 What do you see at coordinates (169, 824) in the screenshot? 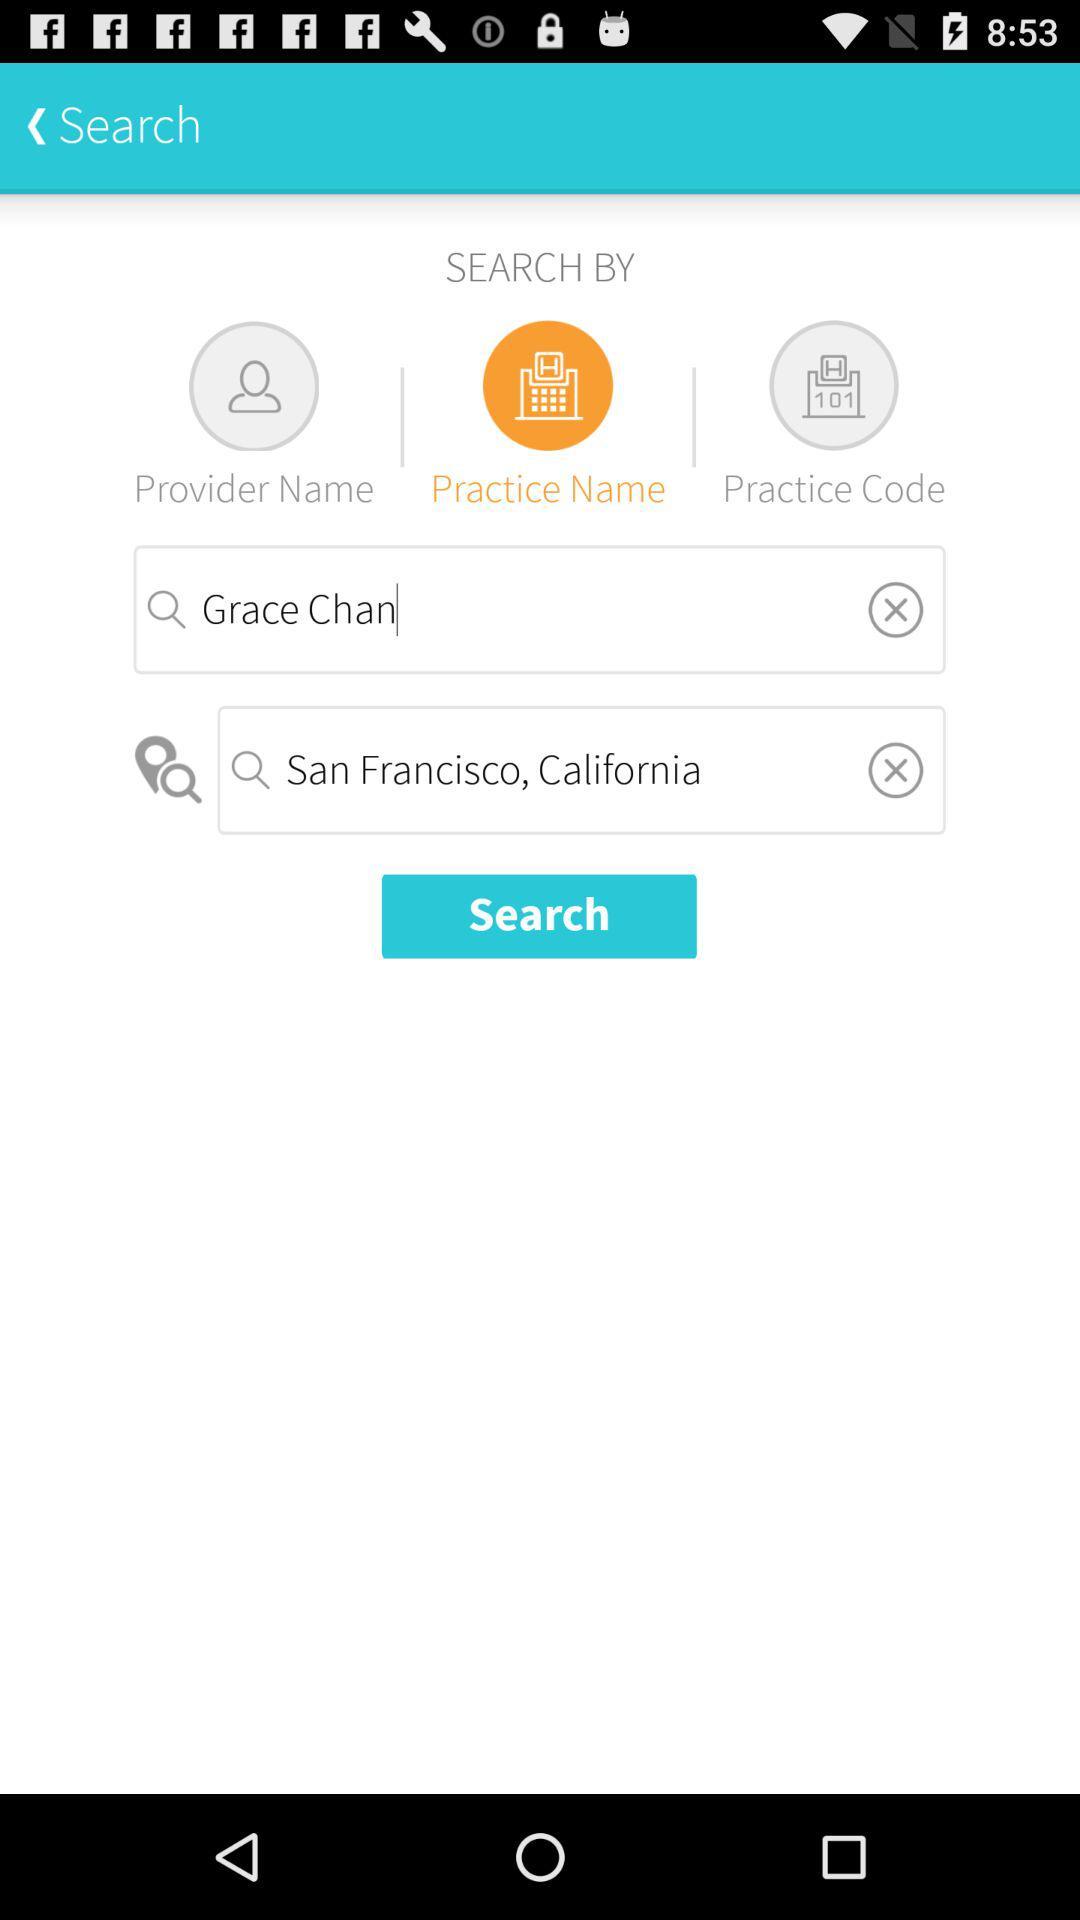
I see `the location icon` at bounding box center [169, 824].